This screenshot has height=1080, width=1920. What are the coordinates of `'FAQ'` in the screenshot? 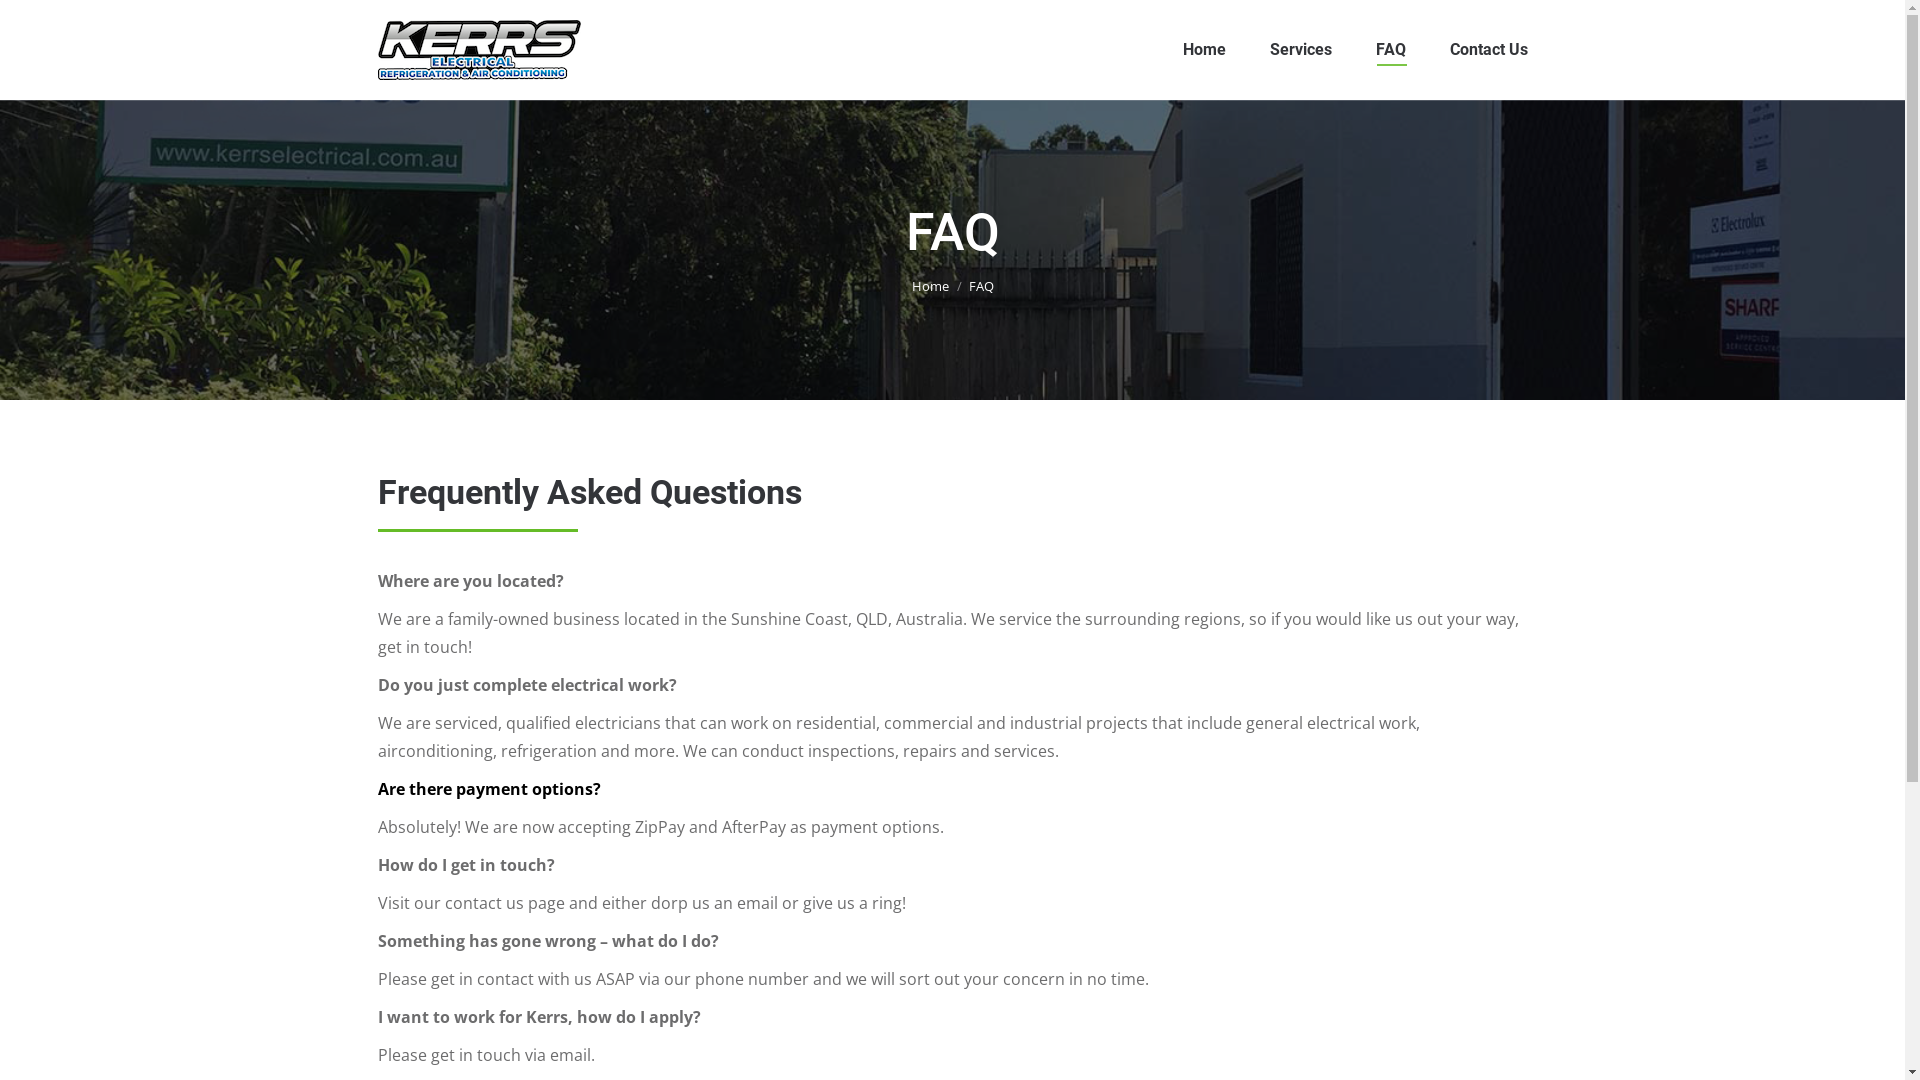 It's located at (1390, 49).